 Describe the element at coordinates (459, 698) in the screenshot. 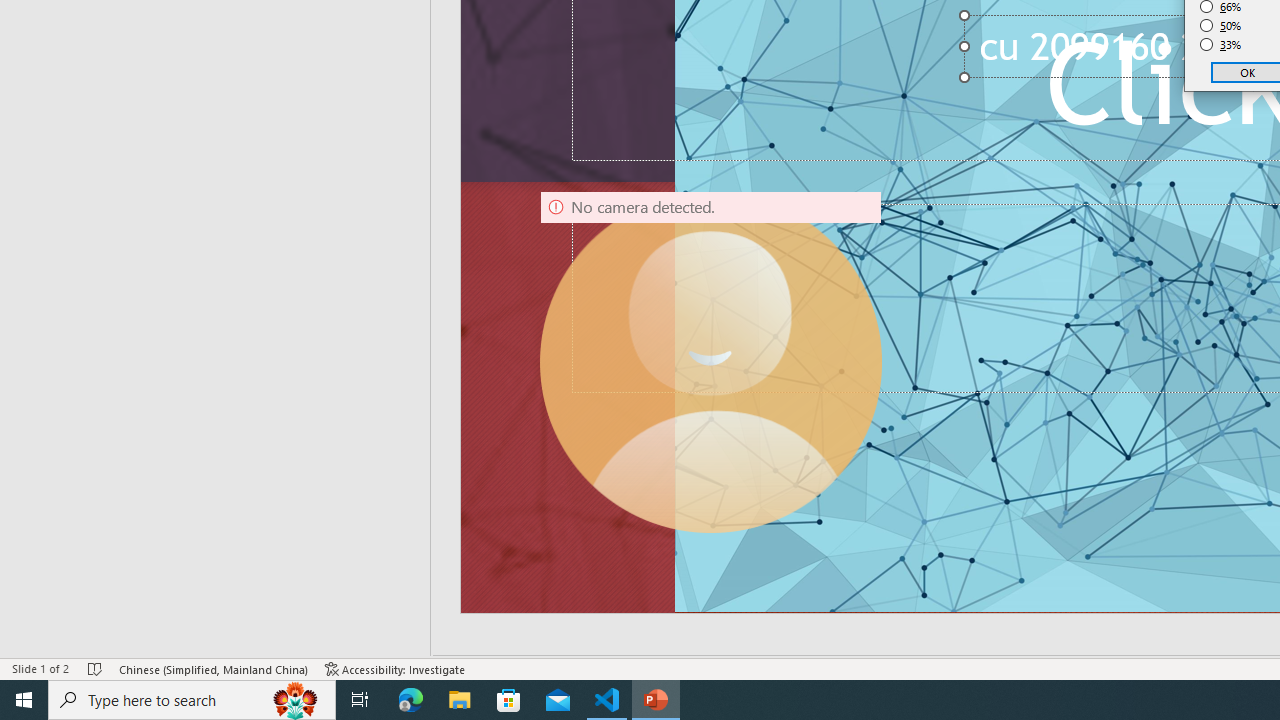

I see `'File Explorer'` at that location.